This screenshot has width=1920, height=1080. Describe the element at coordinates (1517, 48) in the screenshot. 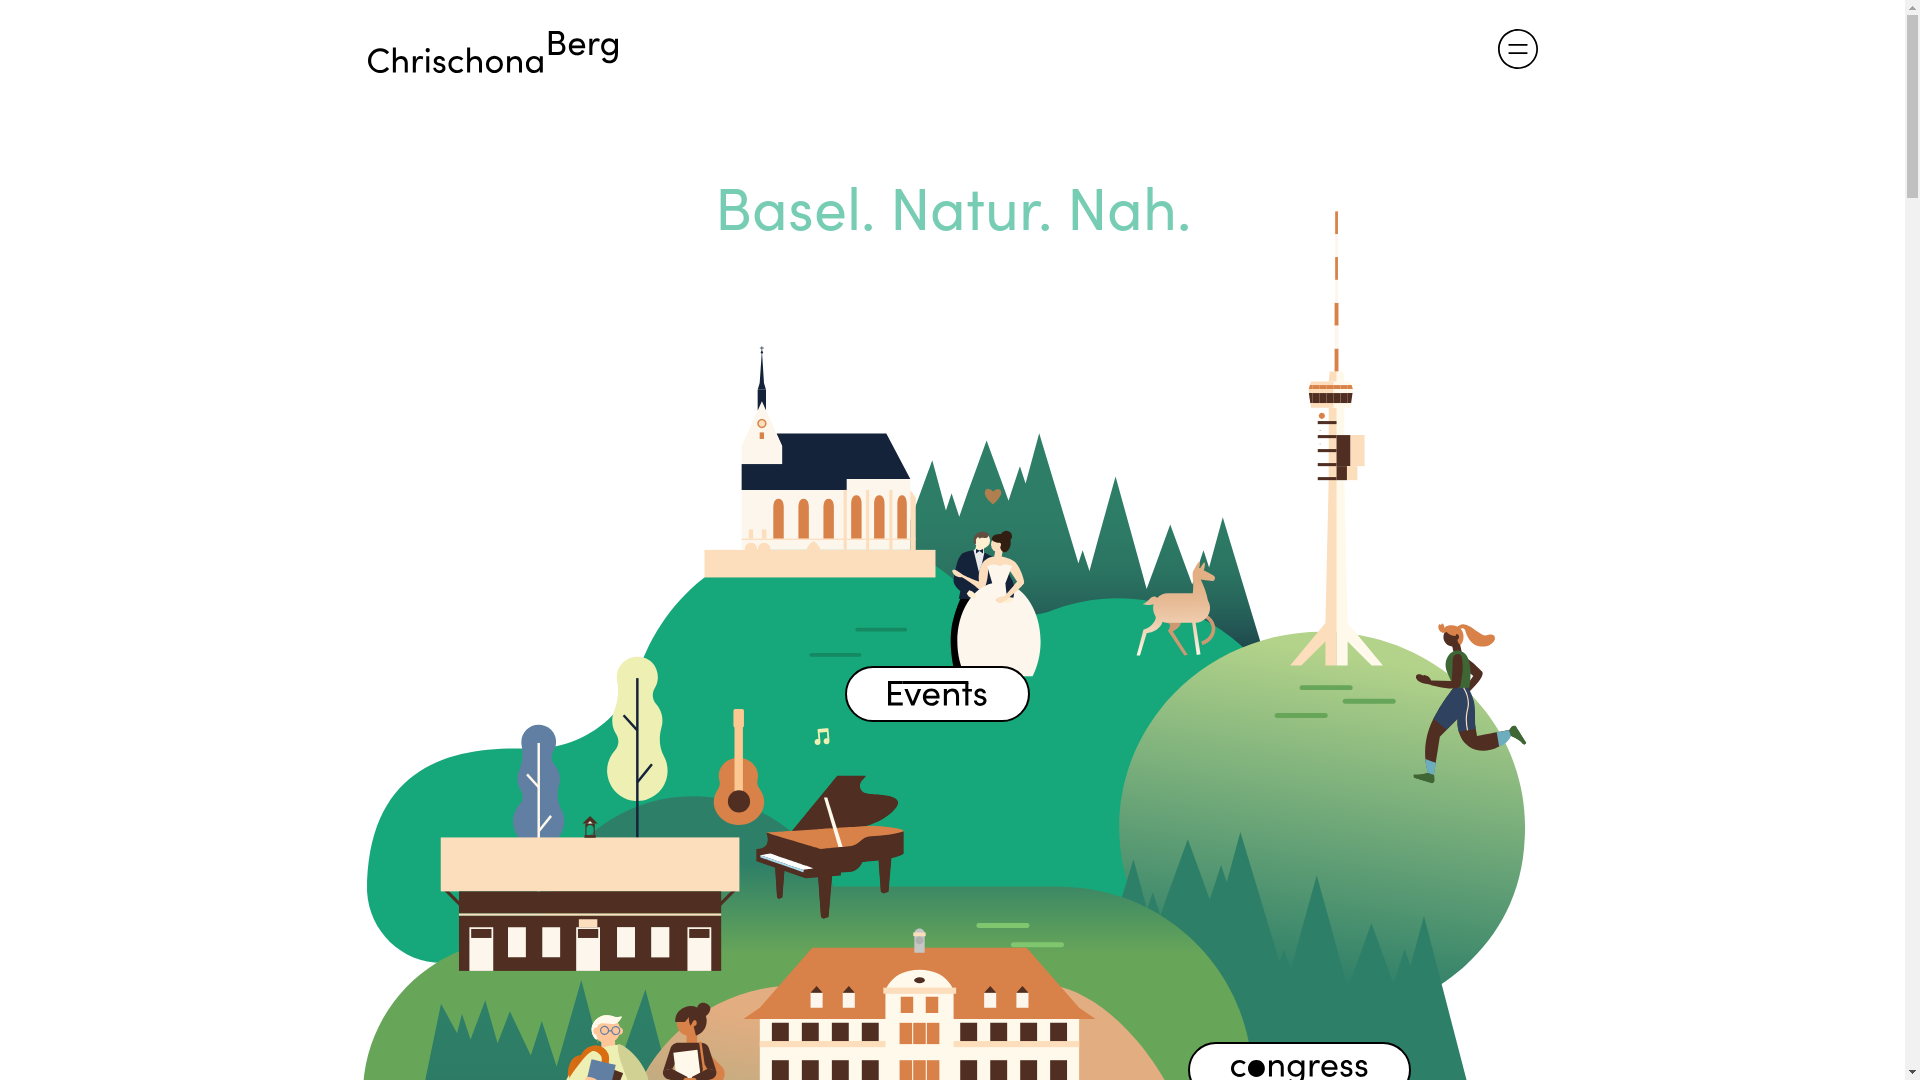

I see `'menu-icon-03'` at that location.